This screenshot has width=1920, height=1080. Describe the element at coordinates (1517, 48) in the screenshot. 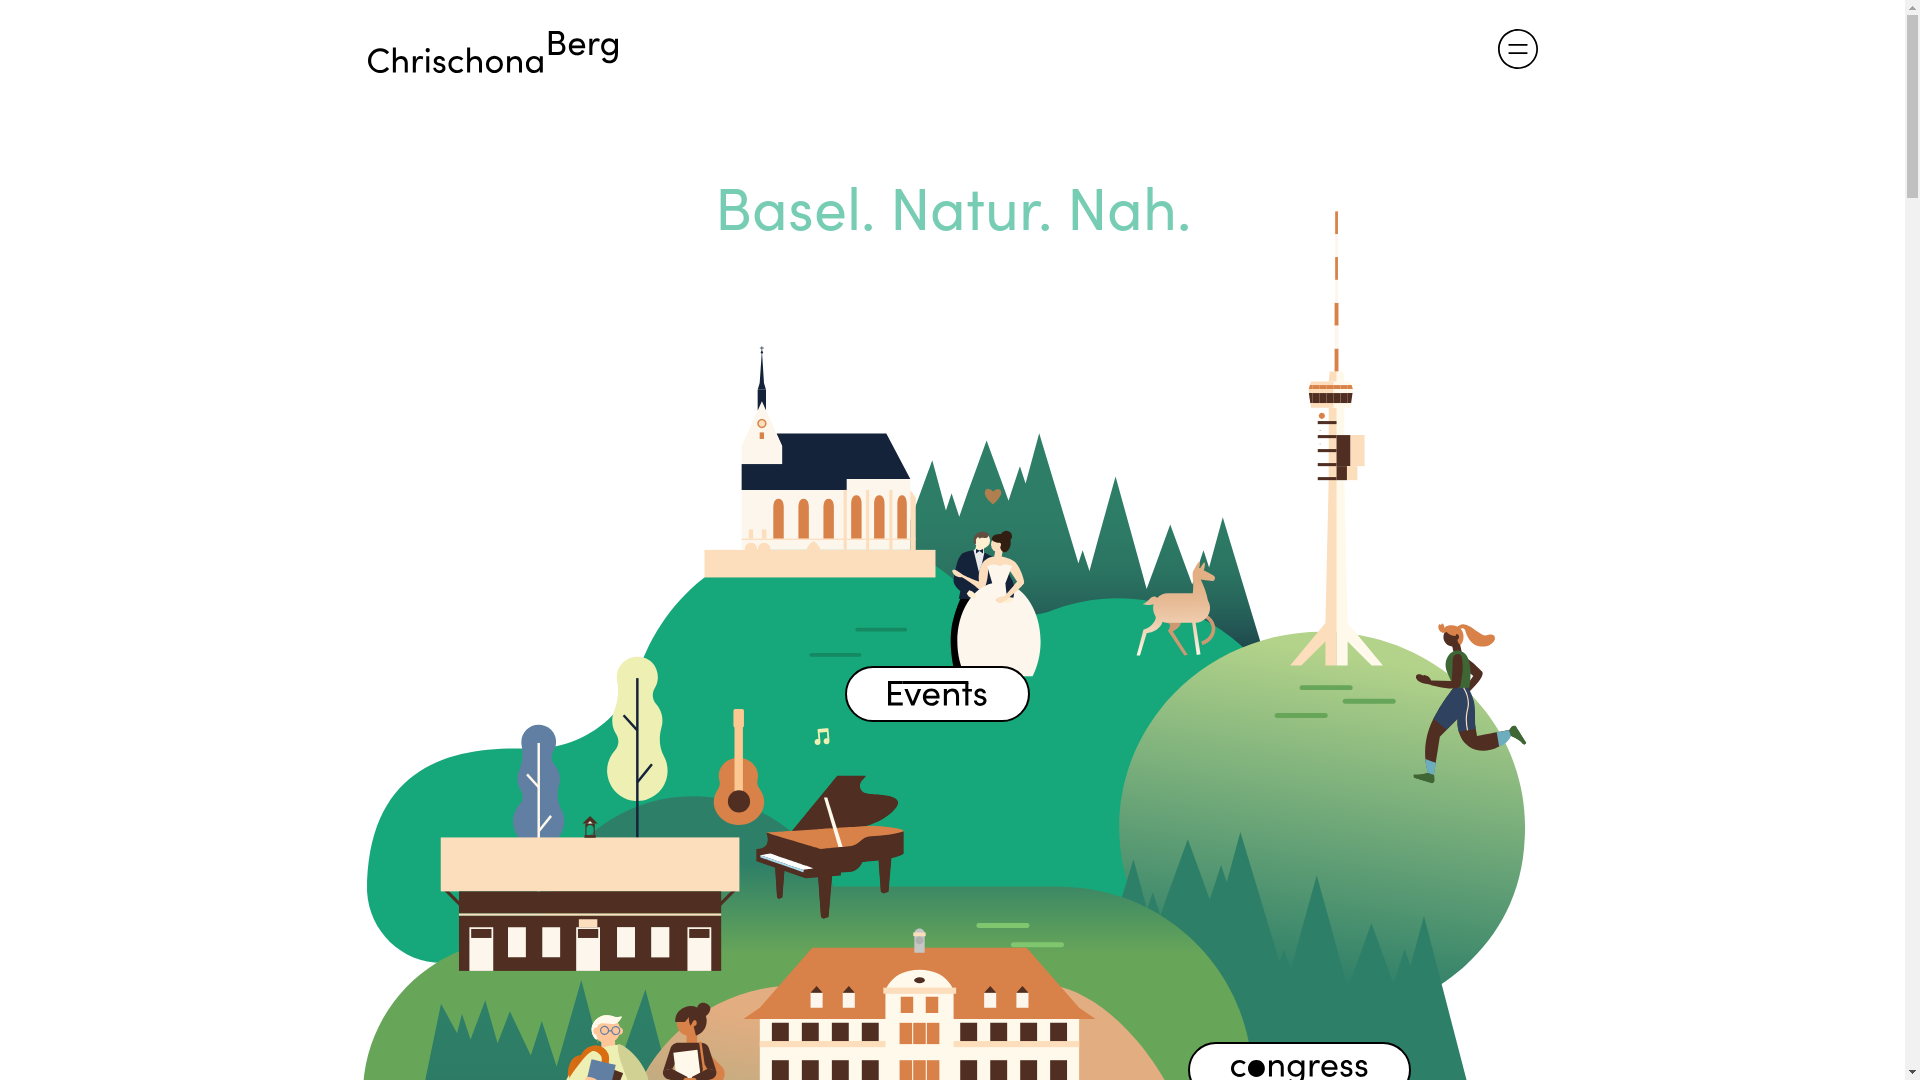

I see `'menu-icon-03'` at that location.